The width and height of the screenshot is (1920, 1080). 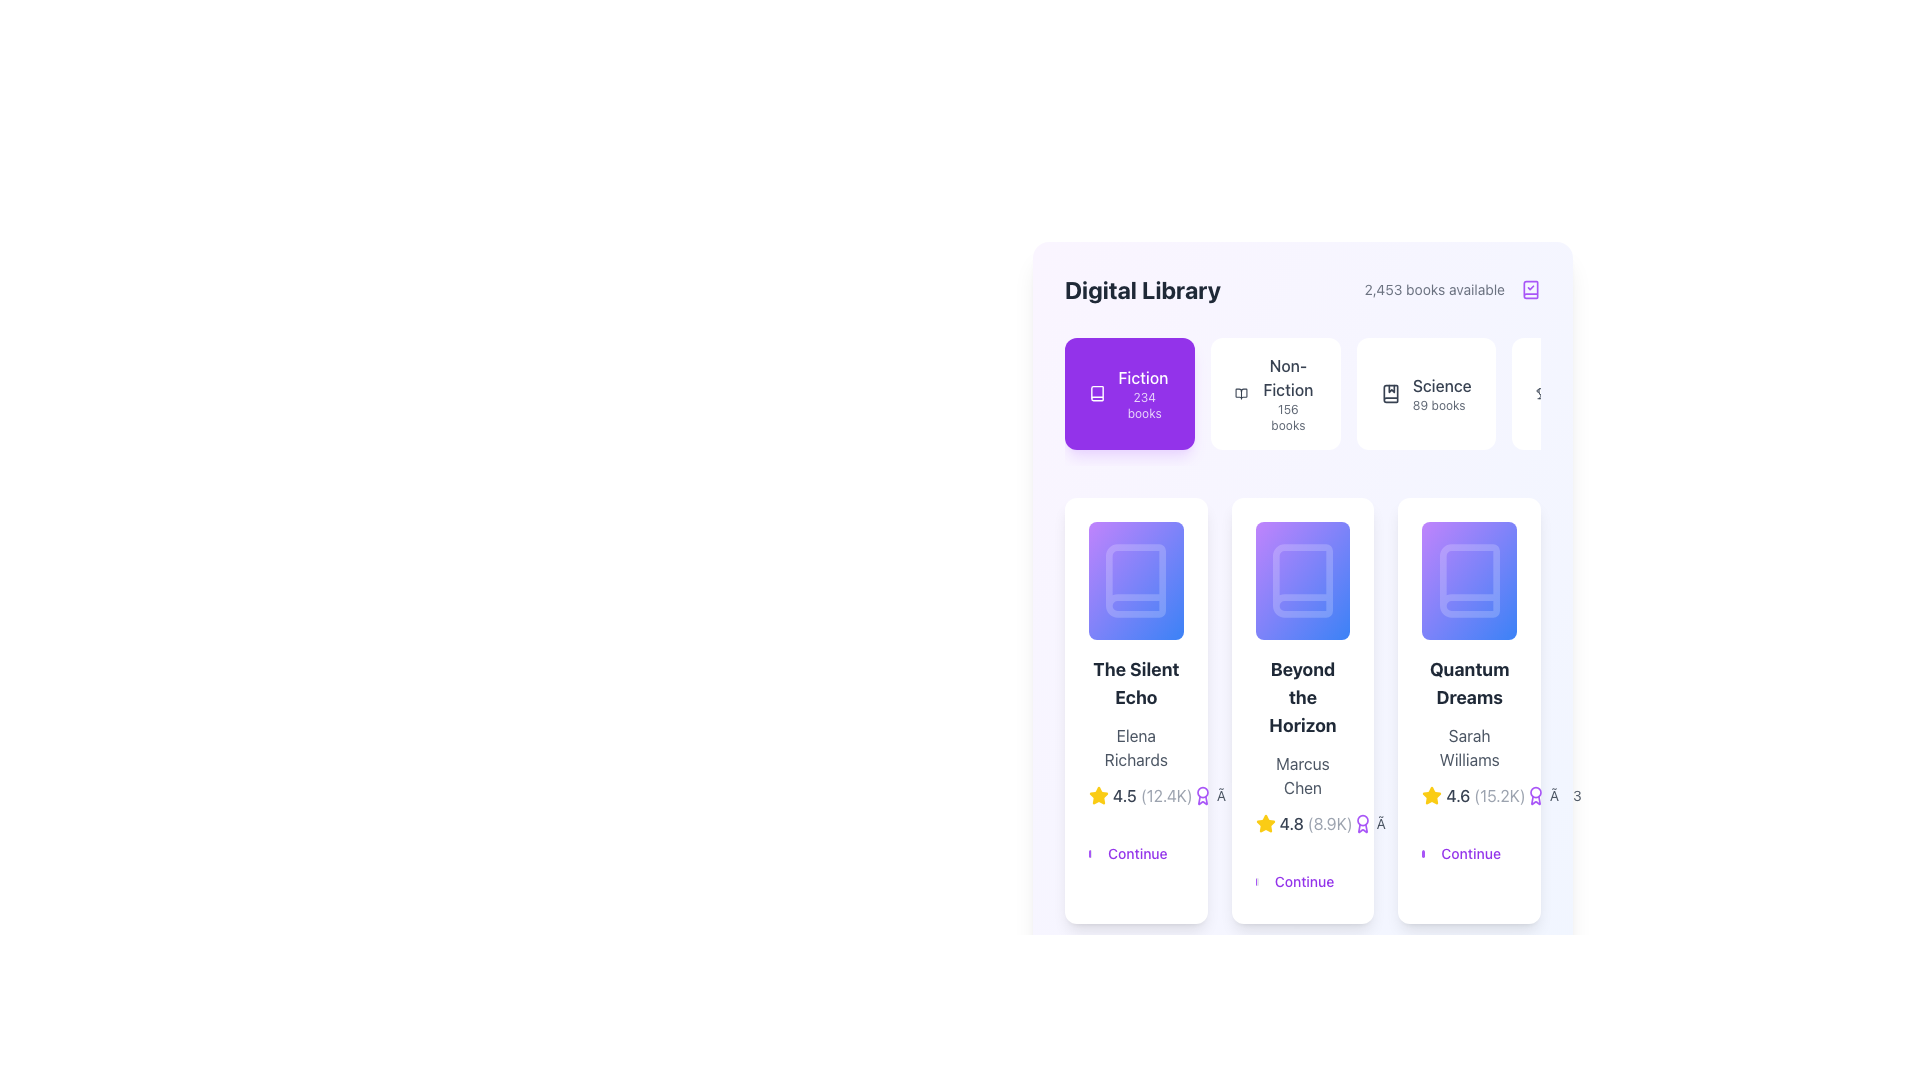 What do you see at coordinates (1302, 775) in the screenshot?
I see `the static text element displaying the name 'Marcus Chen', which is centered below the title 'Beyond the Horizon' in the second card of the book list` at bounding box center [1302, 775].